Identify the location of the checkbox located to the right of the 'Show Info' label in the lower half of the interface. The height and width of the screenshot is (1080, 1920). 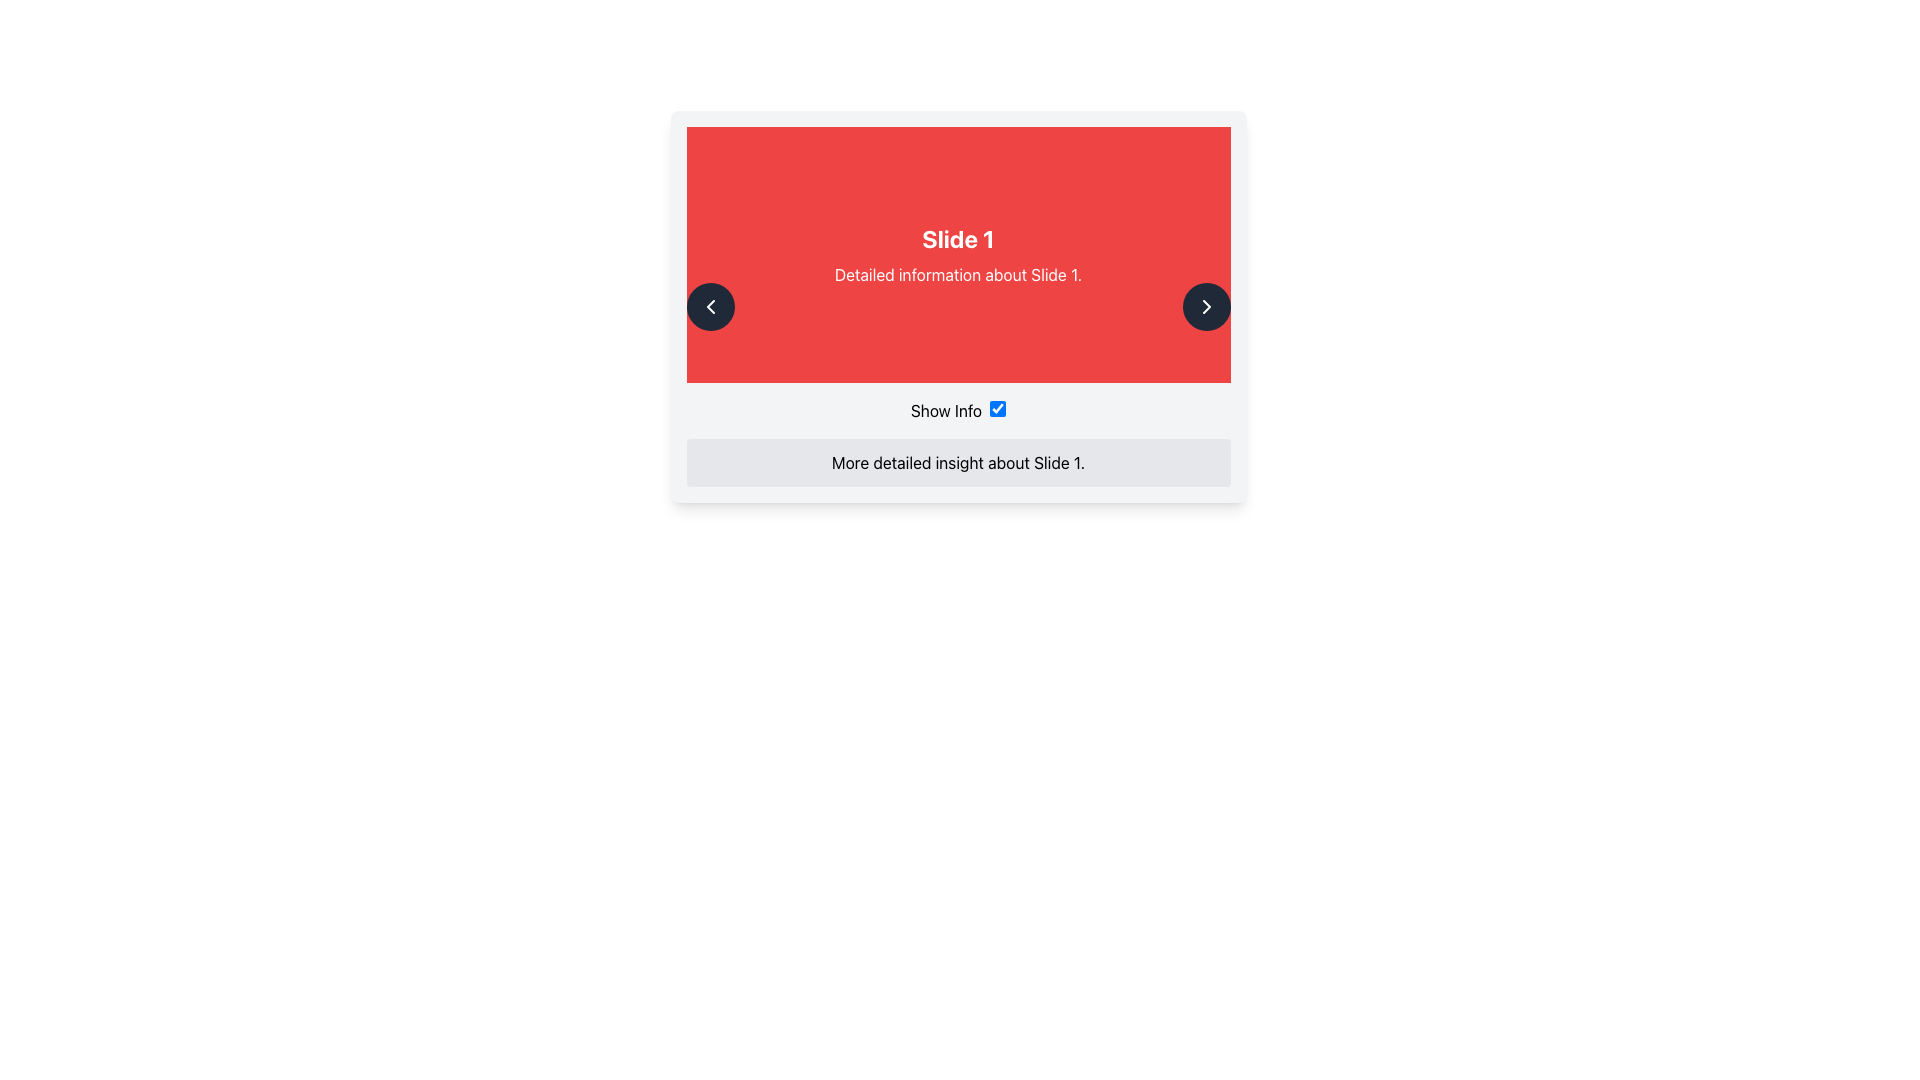
(998, 407).